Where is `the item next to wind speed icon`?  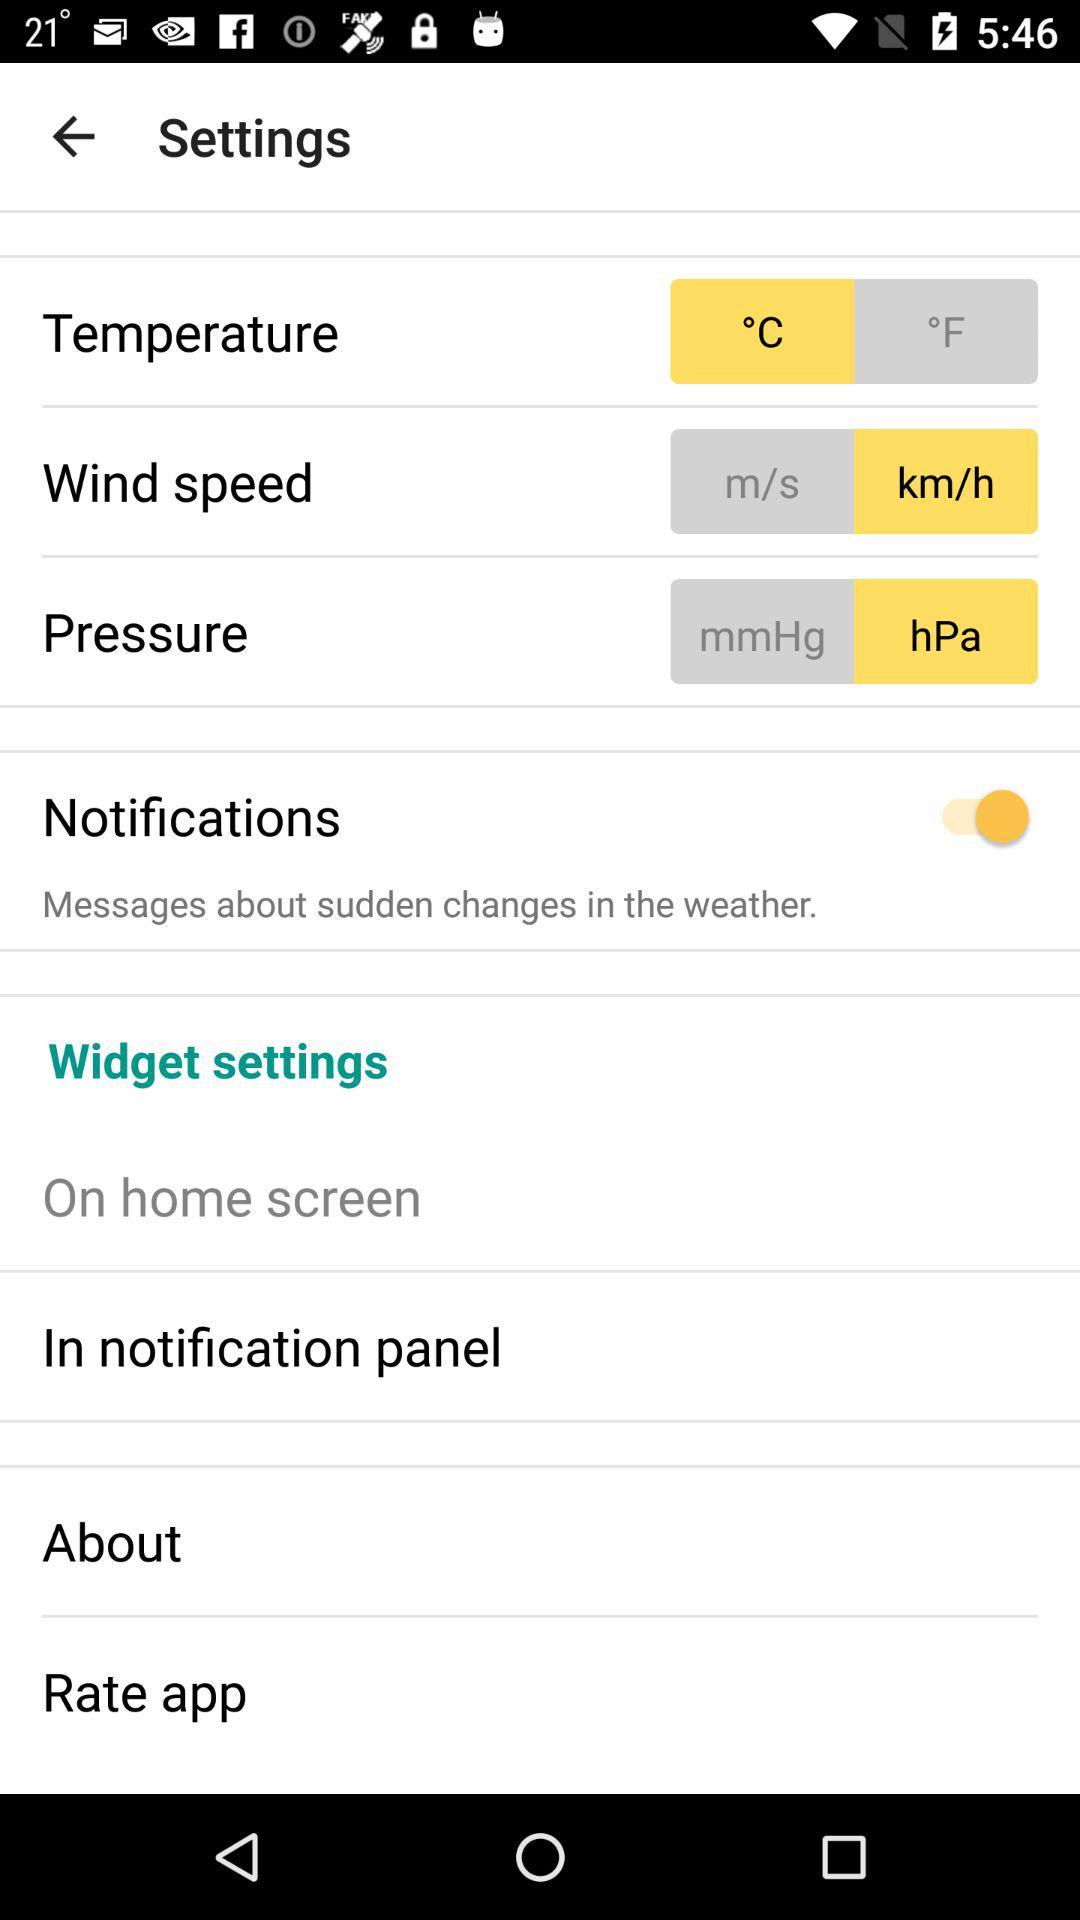
the item next to wind speed icon is located at coordinates (854, 481).